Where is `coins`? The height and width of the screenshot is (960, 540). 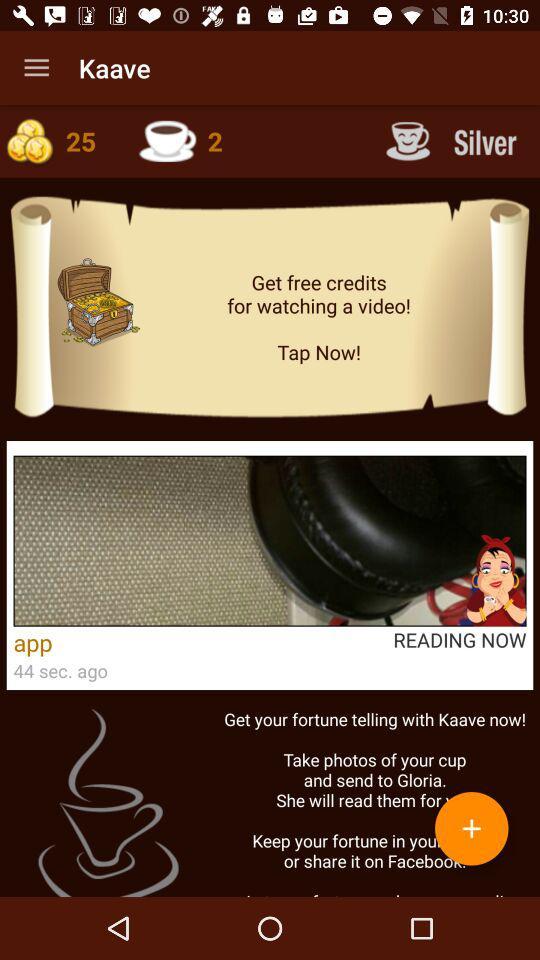 coins is located at coordinates (59, 140).